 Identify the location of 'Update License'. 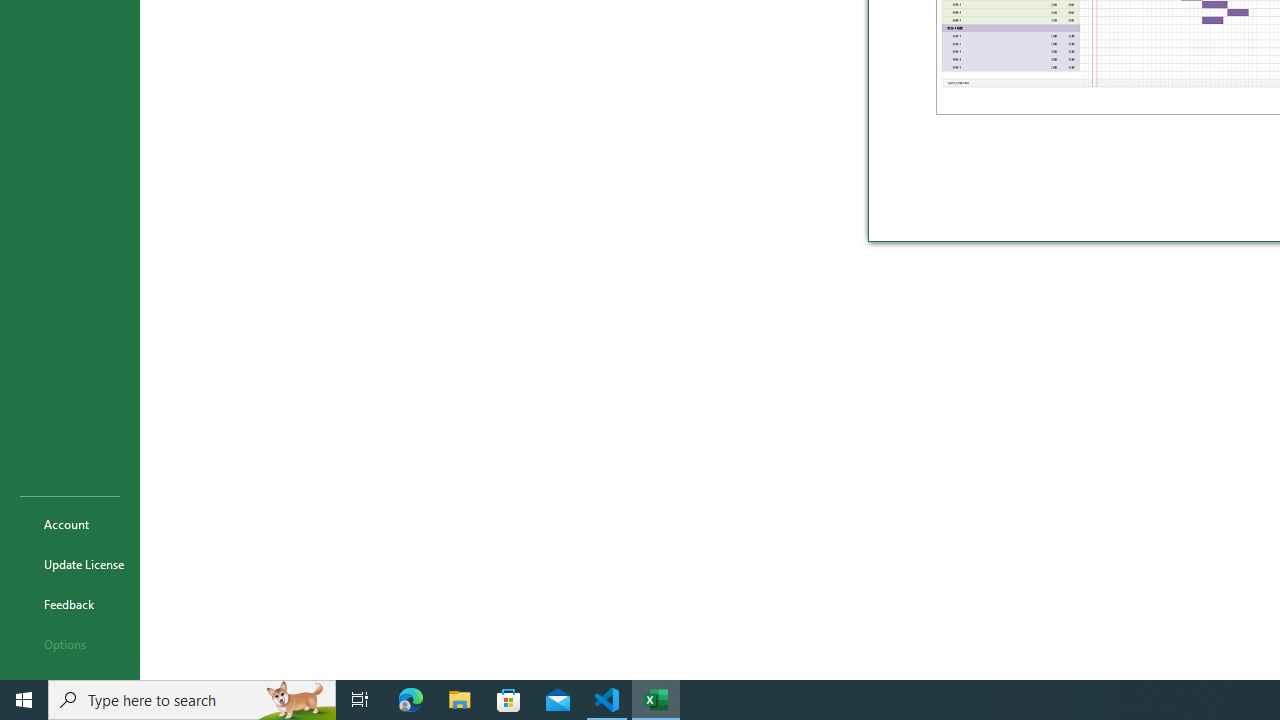
(69, 564).